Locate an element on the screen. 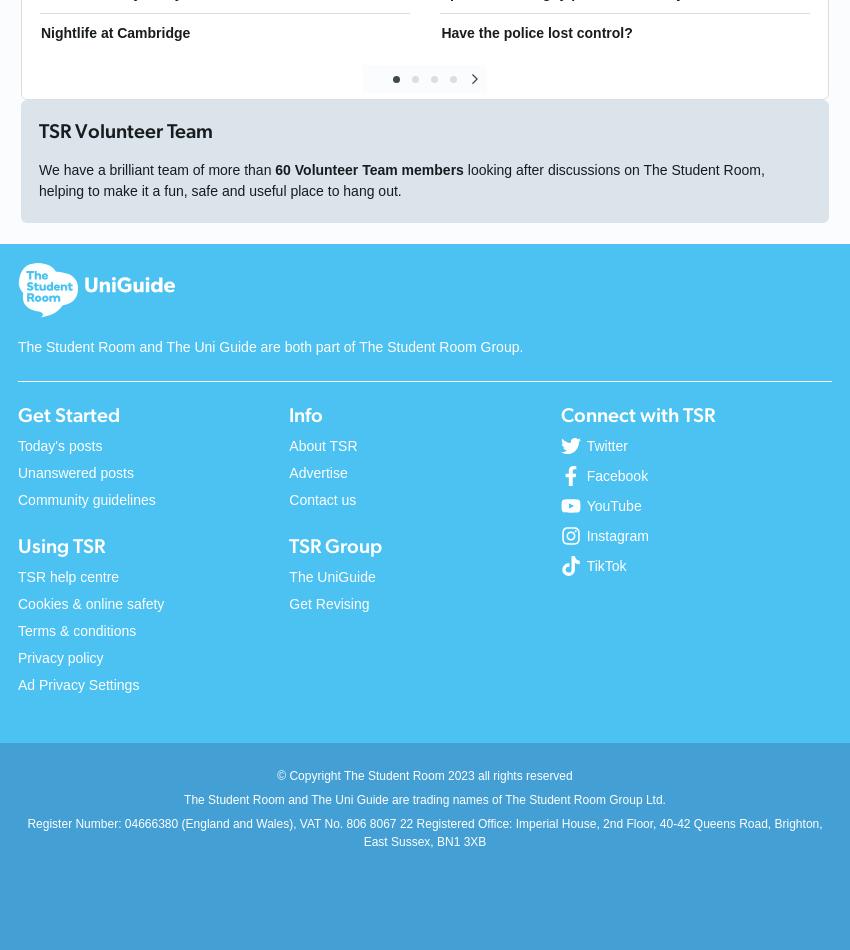 The width and height of the screenshot is (850, 950). 'Instagram' is located at coordinates (616, 535).